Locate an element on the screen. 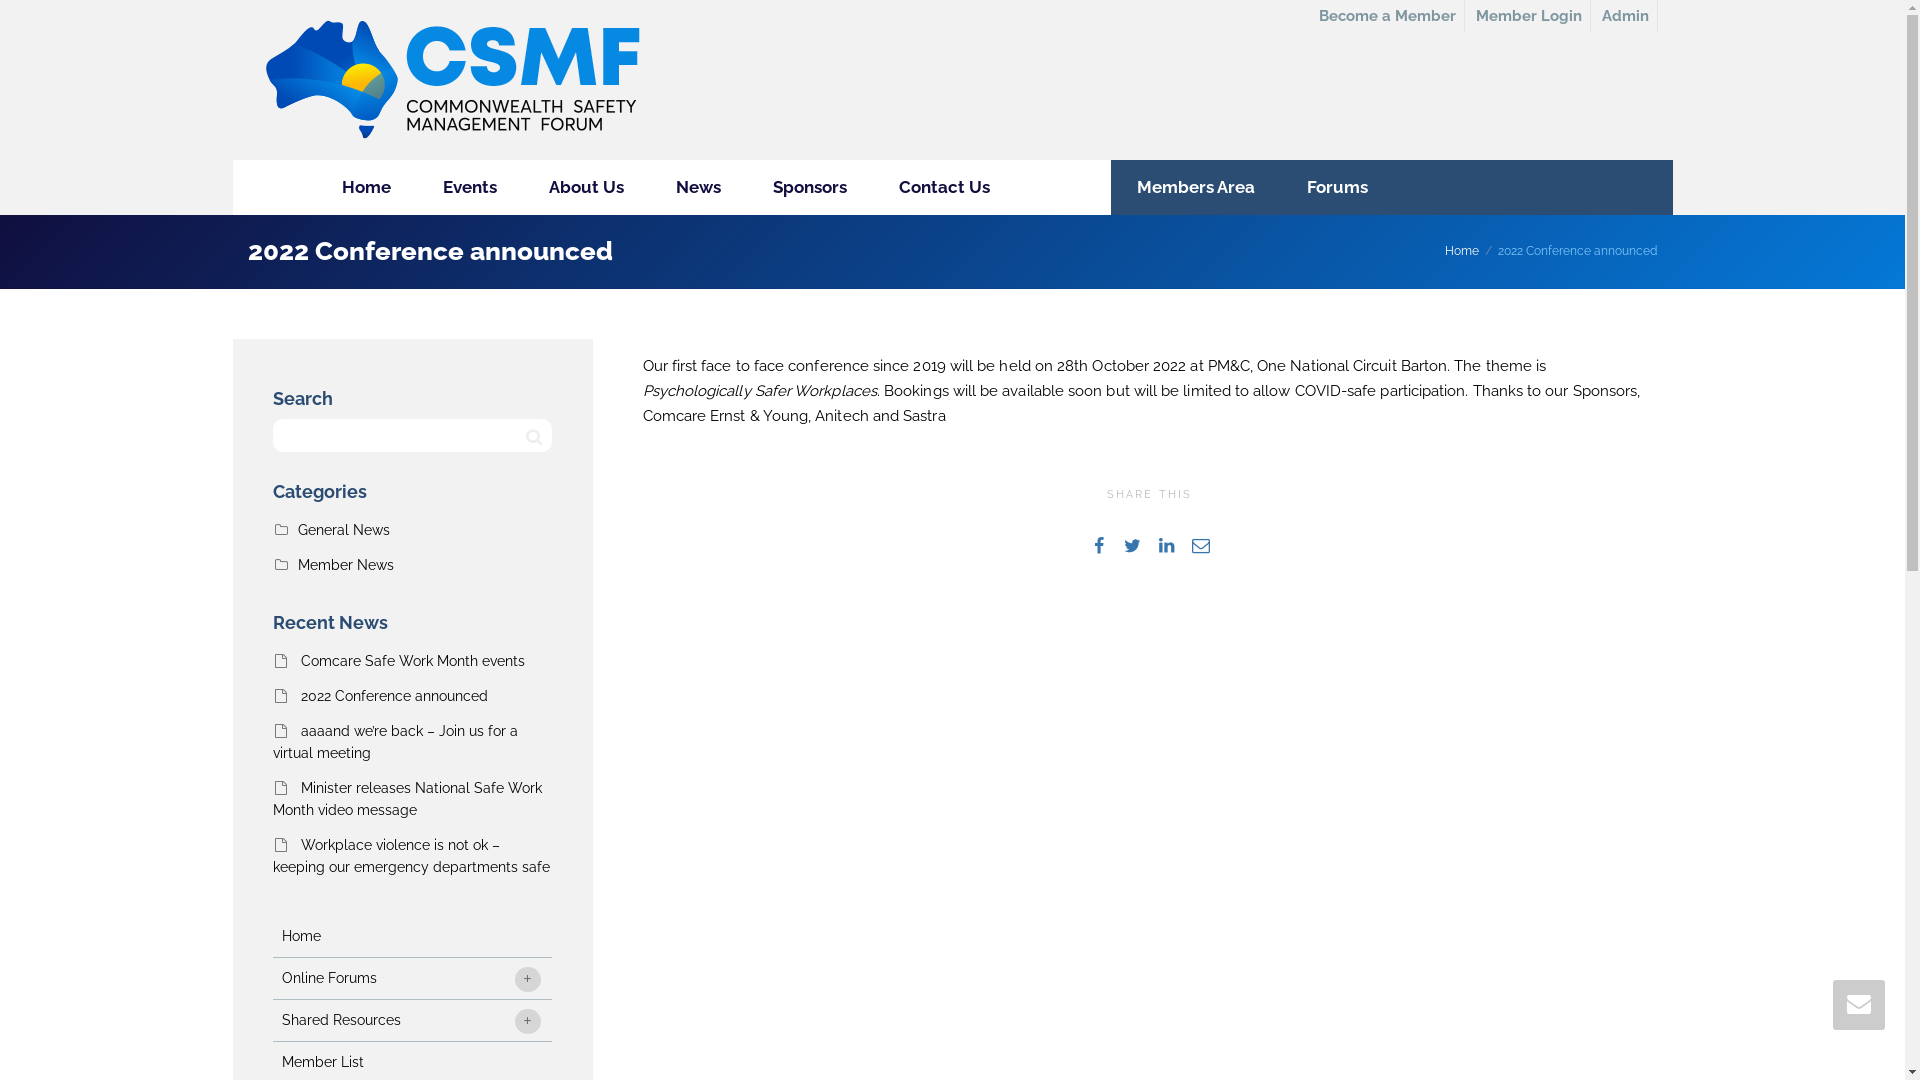 The width and height of the screenshot is (1920, 1080). 'Home' is located at coordinates (366, 187).